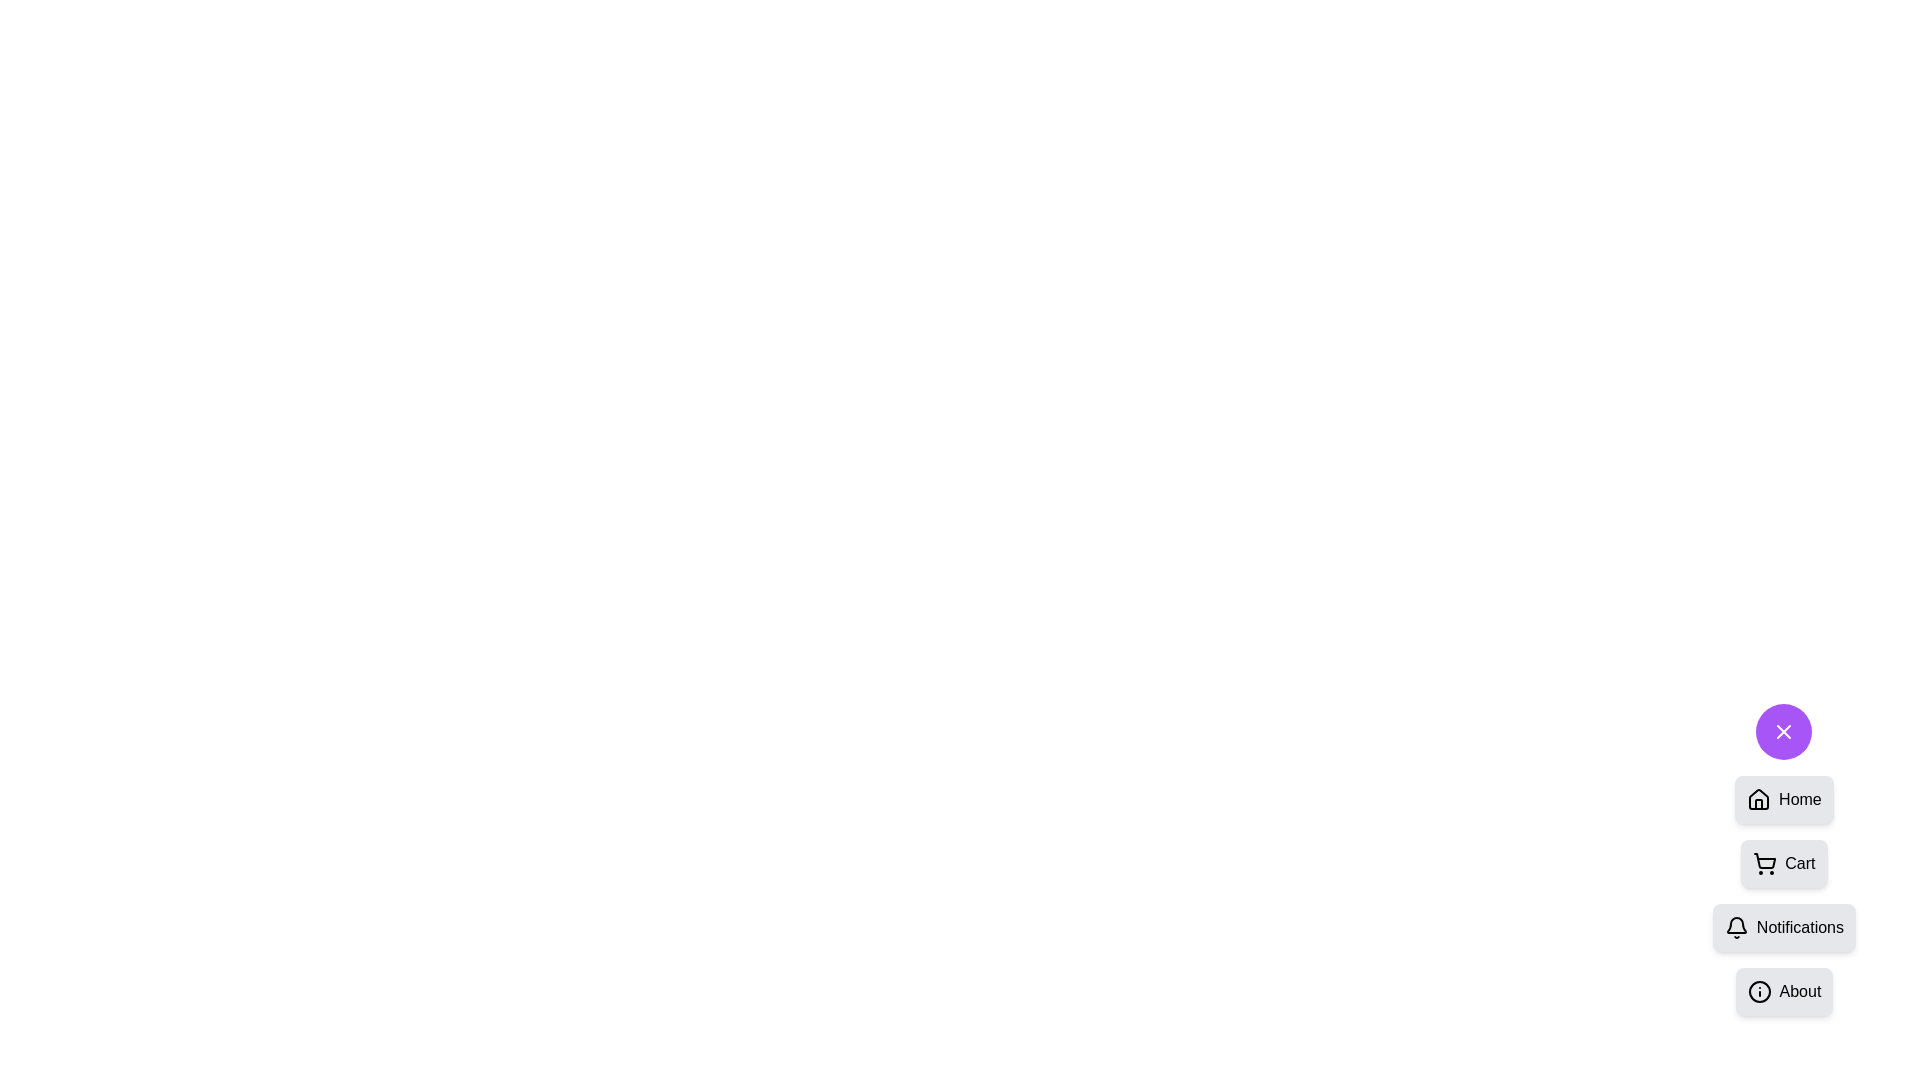  I want to click on the option Notifications from the SpeedDial menu, so click(1784, 928).